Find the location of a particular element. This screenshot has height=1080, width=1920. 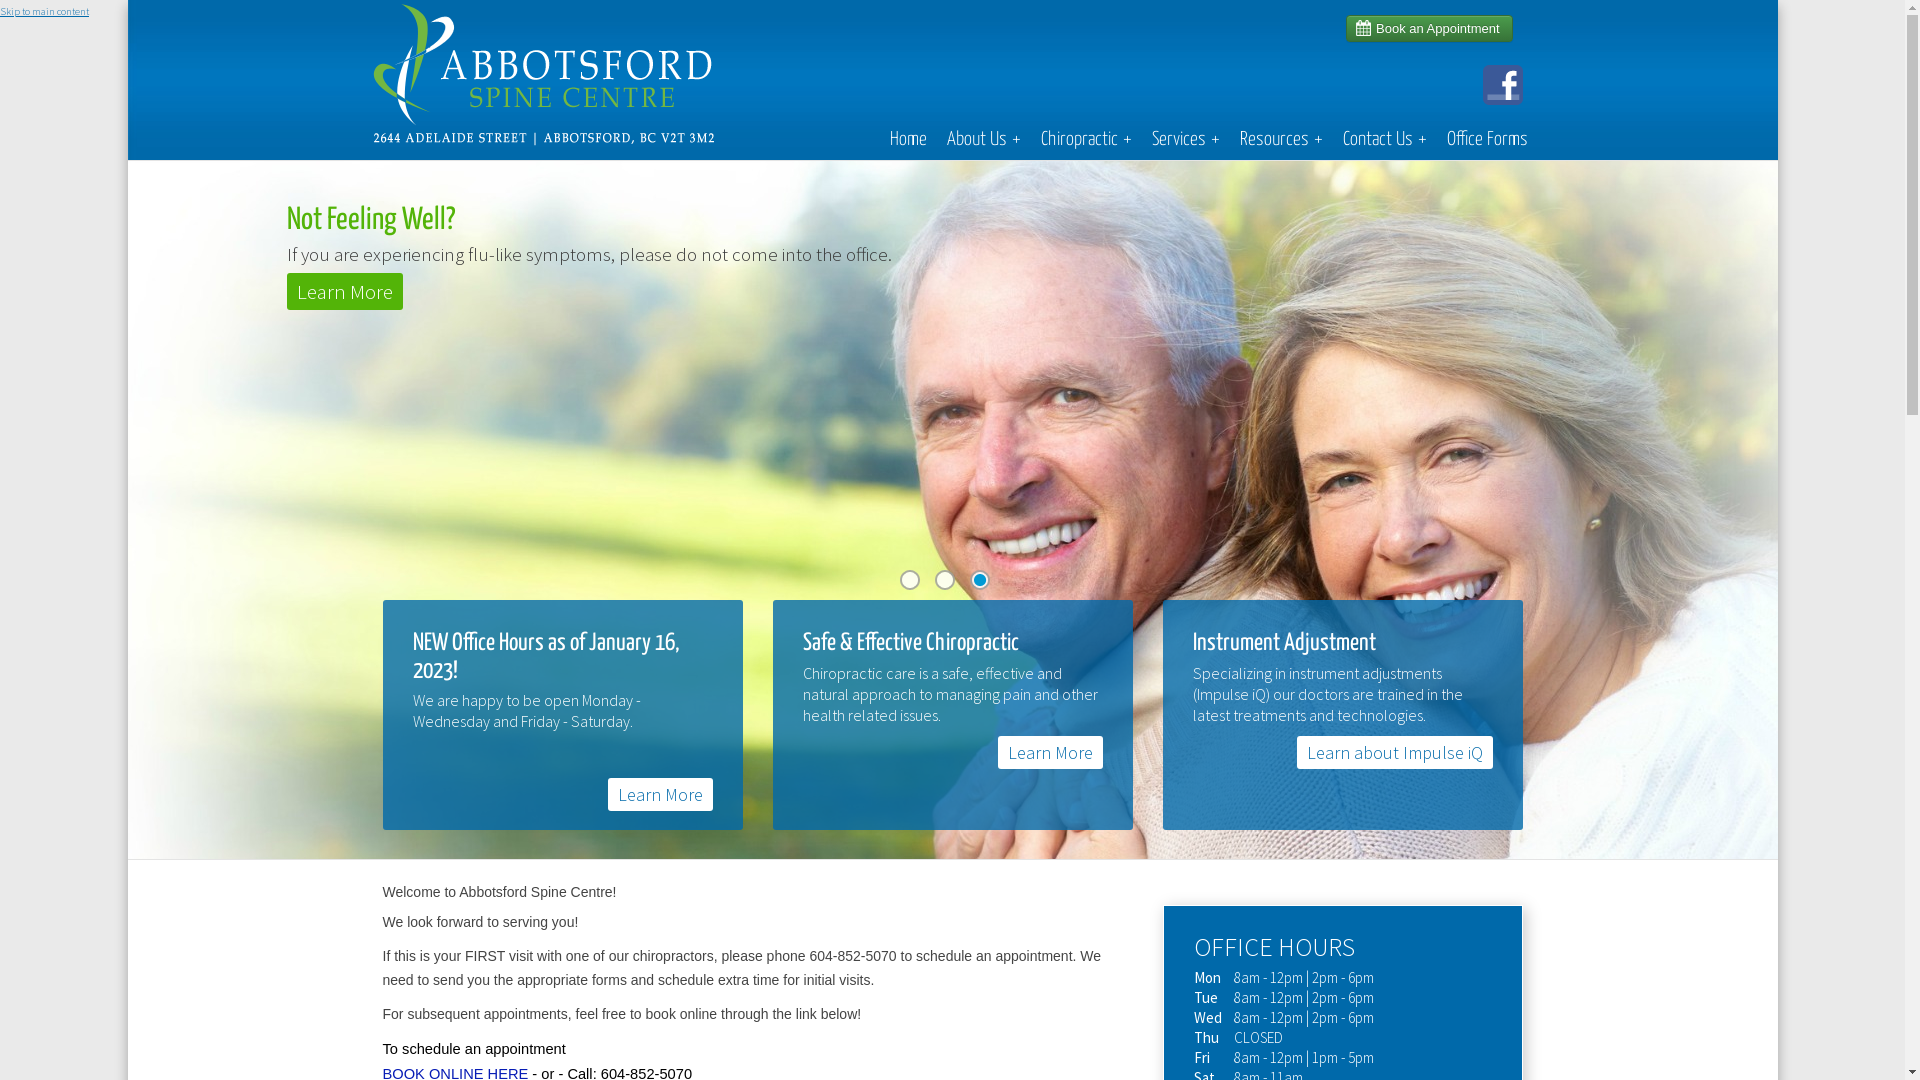

'Like Us On Facebook' is located at coordinates (357, 327).